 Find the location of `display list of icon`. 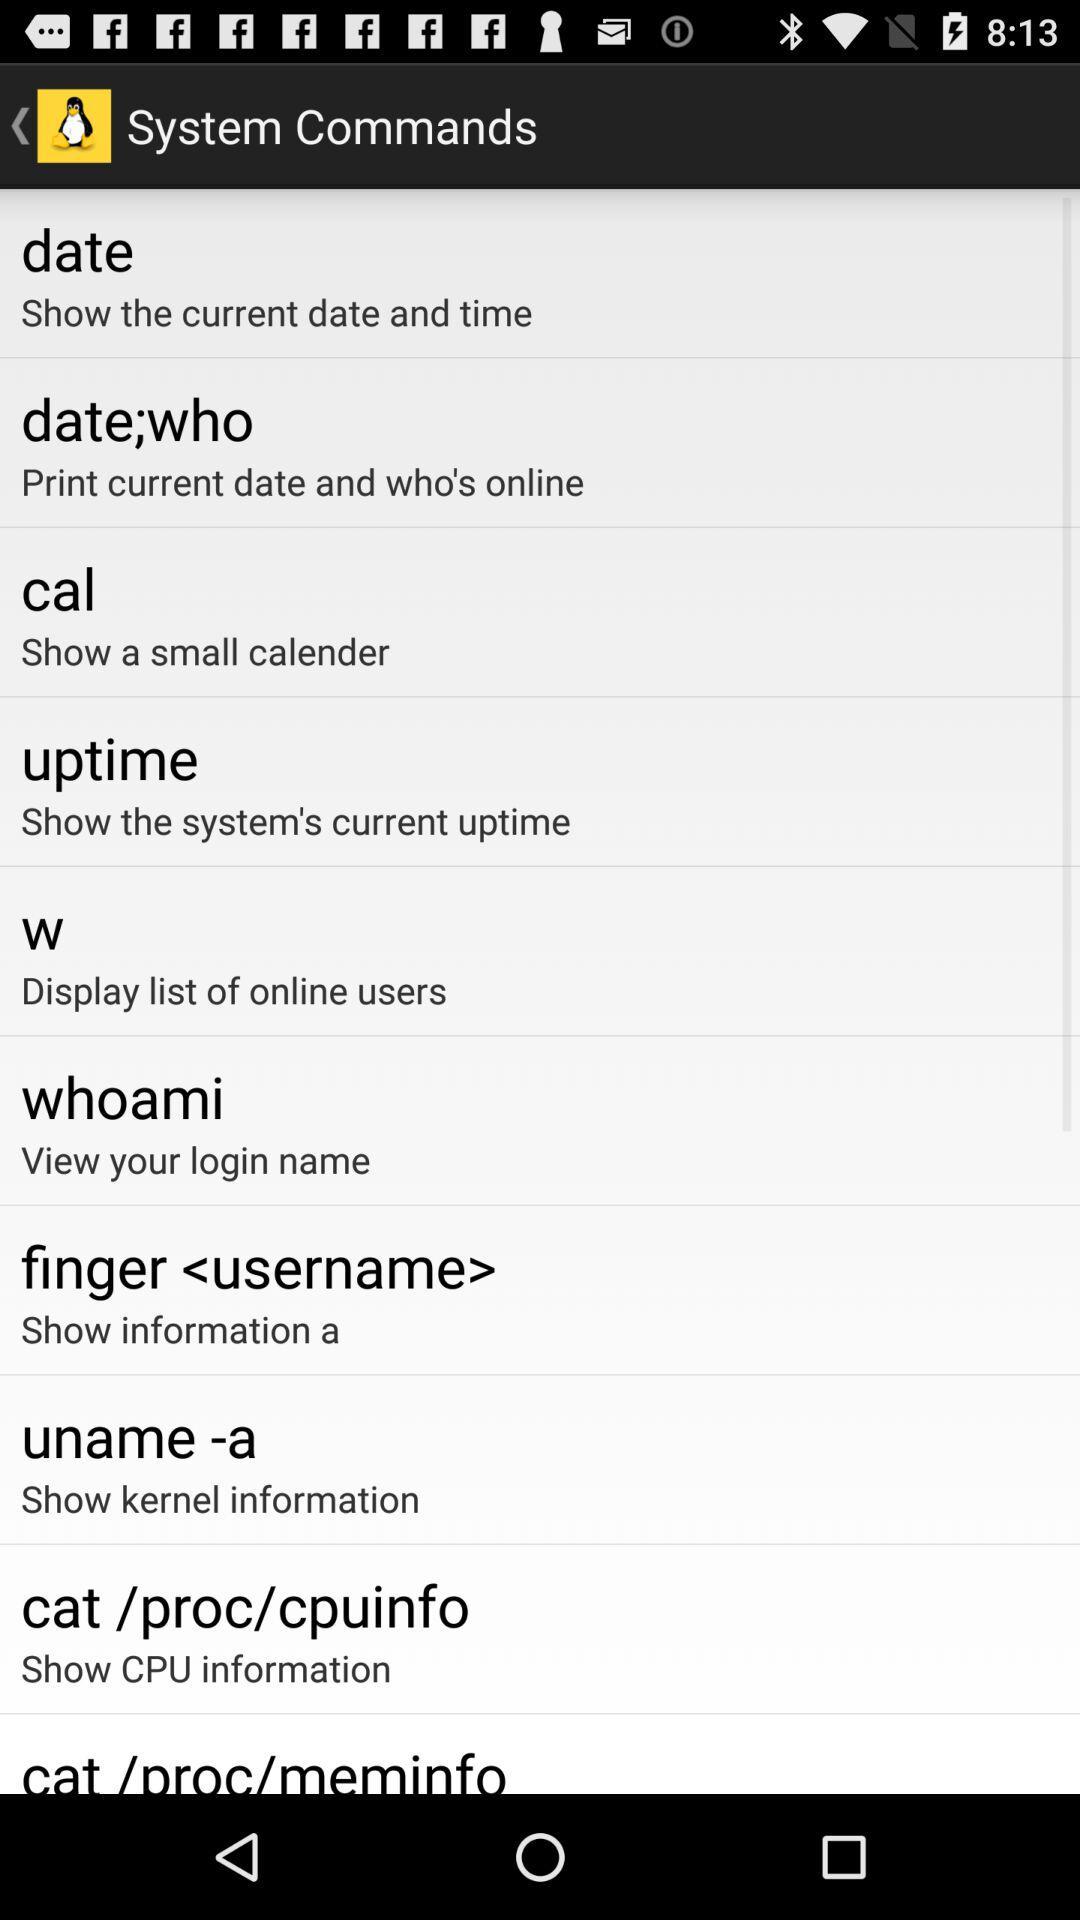

display list of icon is located at coordinates (540, 989).